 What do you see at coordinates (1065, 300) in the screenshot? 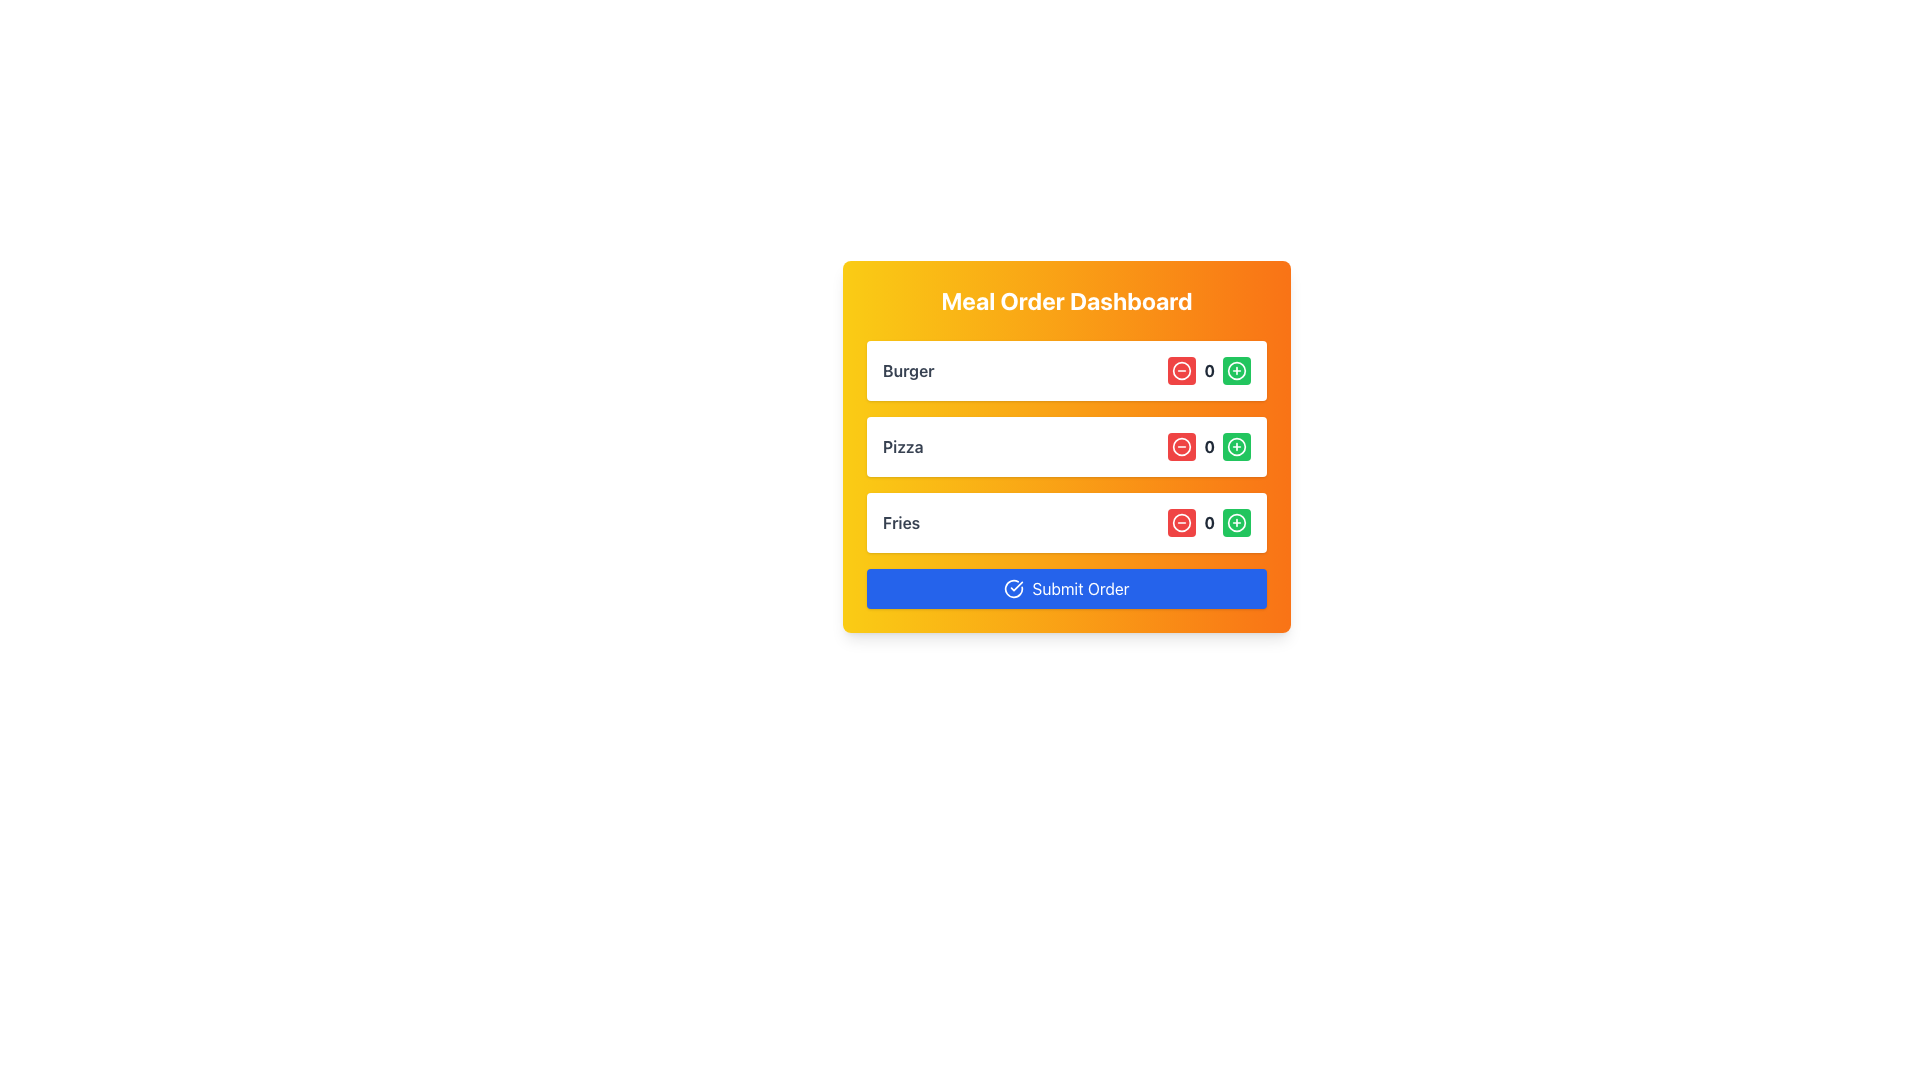
I see `the Text Label that serves as the title of the meal ordering dashboard, located at the top of the interface` at bounding box center [1065, 300].